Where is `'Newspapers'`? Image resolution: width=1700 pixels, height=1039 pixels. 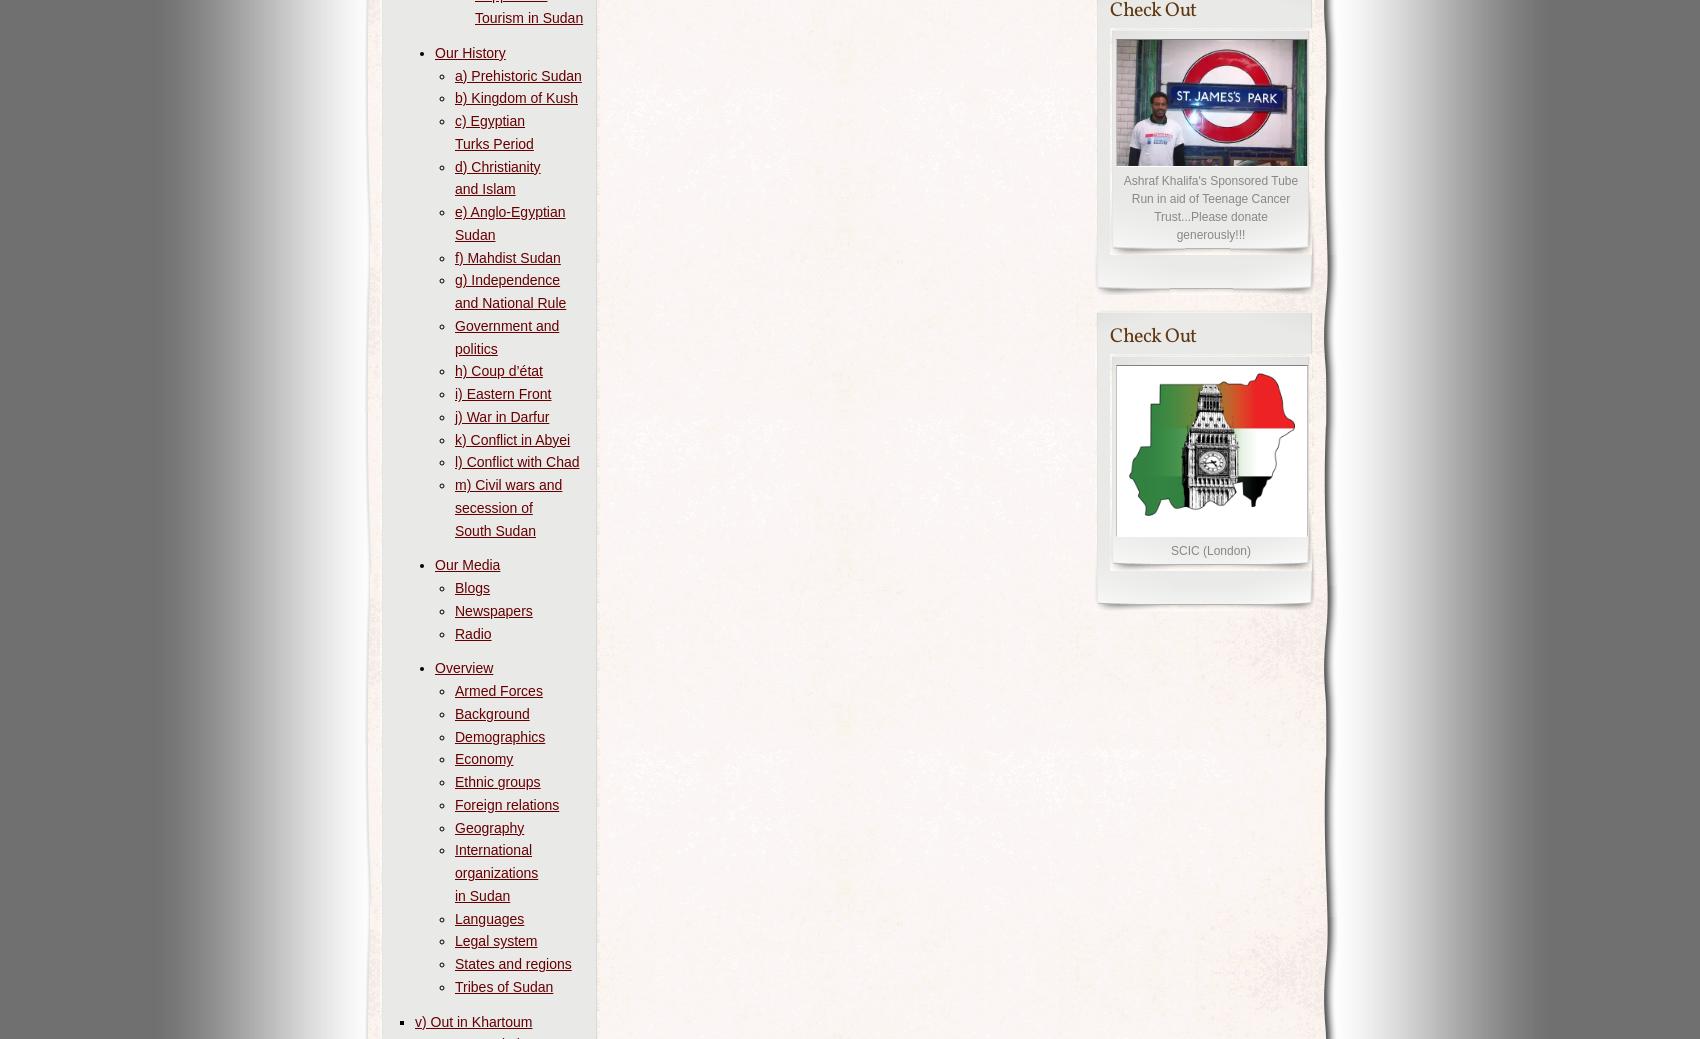 'Newspapers' is located at coordinates (493, 609).